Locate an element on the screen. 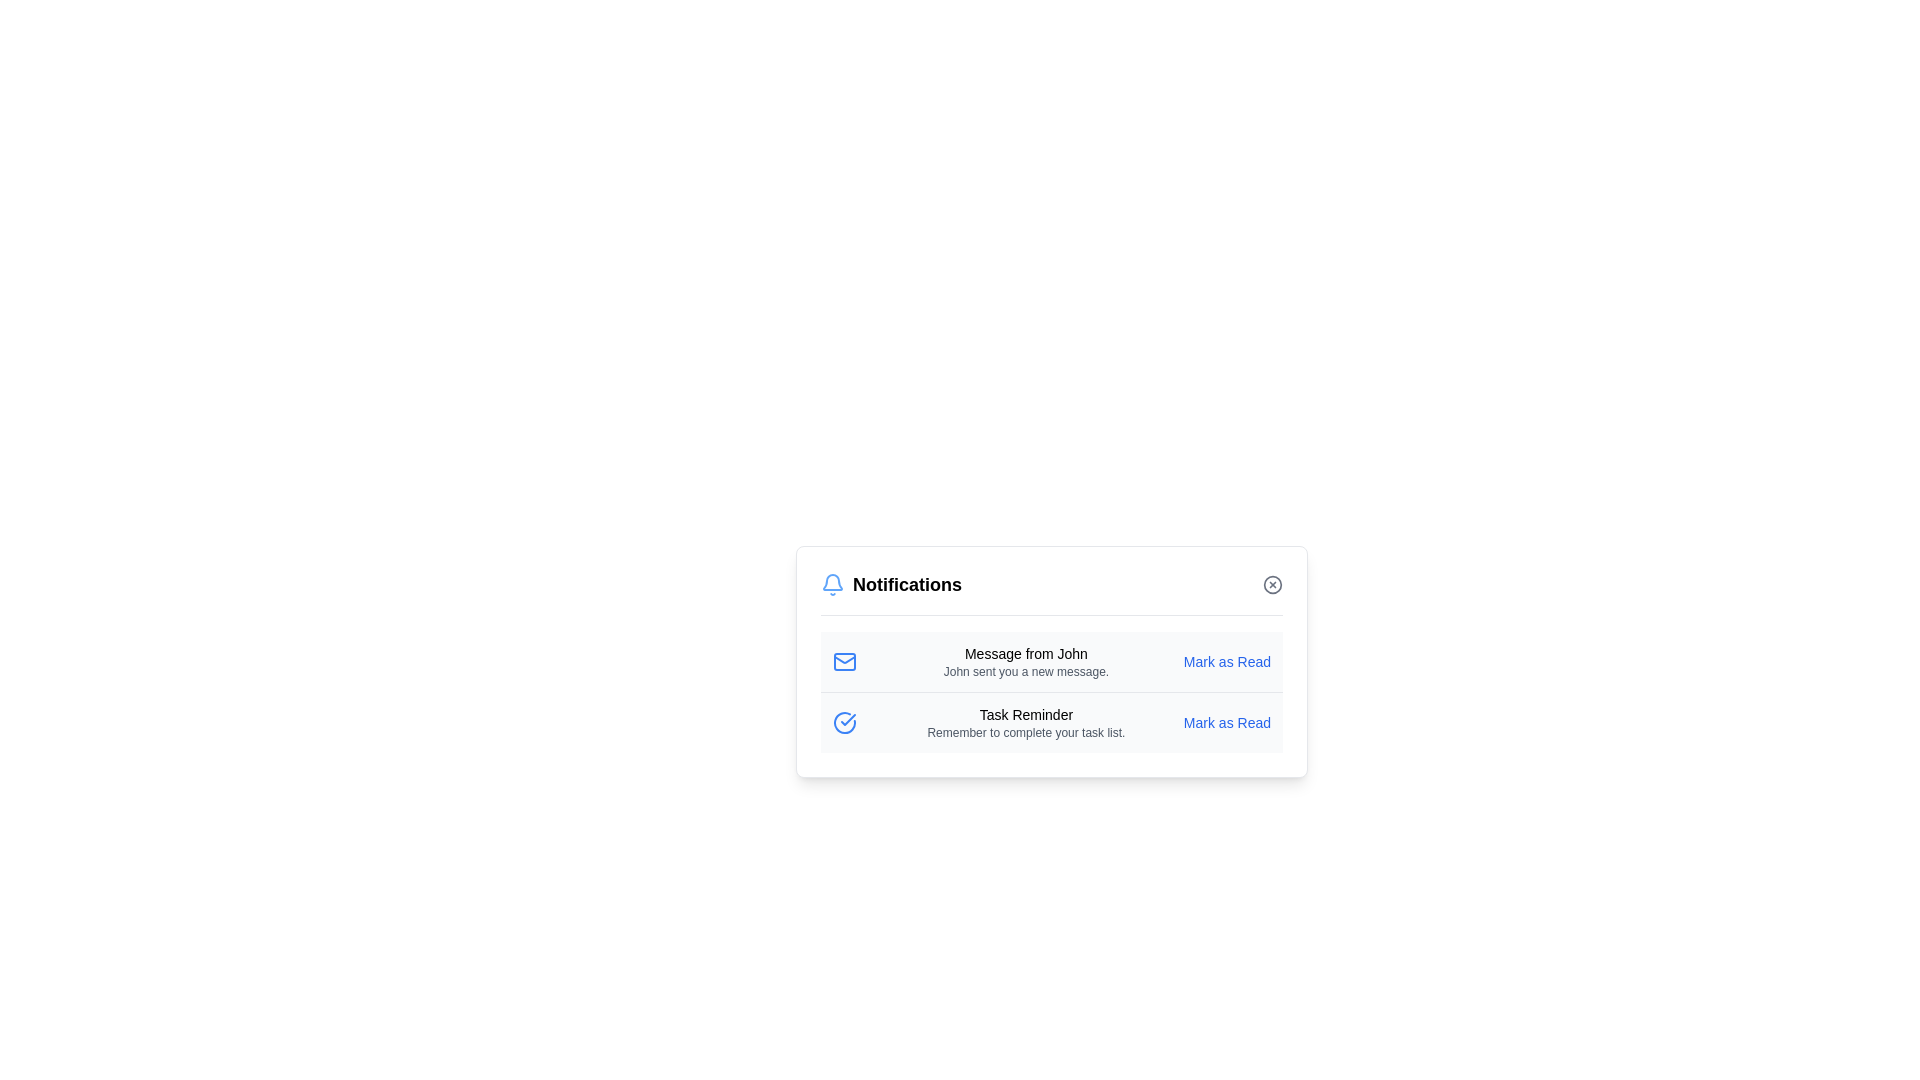 Image resolution: width=1920 pixels, height=1080 pixels. the interactive text link styled in blue with the text 'Mark as Read', located in the bottom-right corner of the 'Task Reminder' notification to trigger the underline effect is located at coordinates (1226, 722).